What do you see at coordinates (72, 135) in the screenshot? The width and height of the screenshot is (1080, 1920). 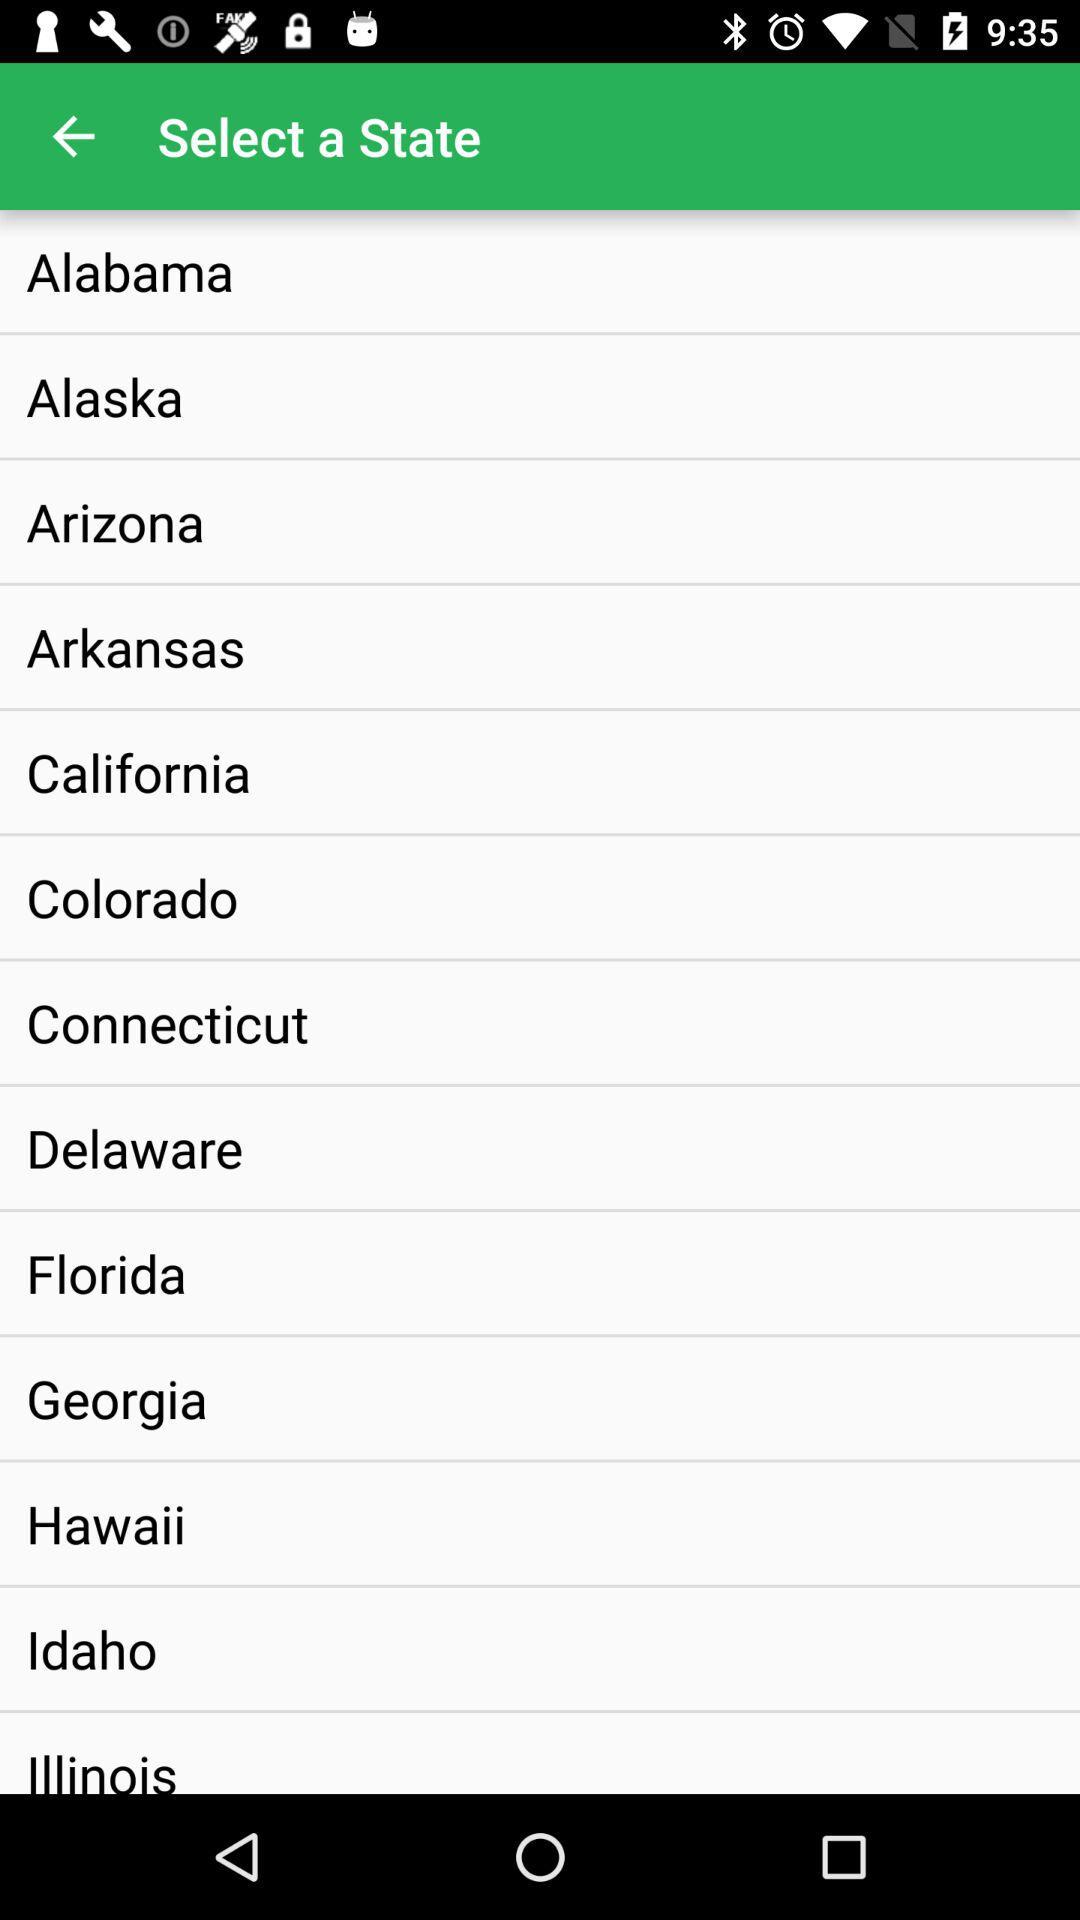 I see `the icon to the left of the select a state icon` at bounding box center [72, 135].